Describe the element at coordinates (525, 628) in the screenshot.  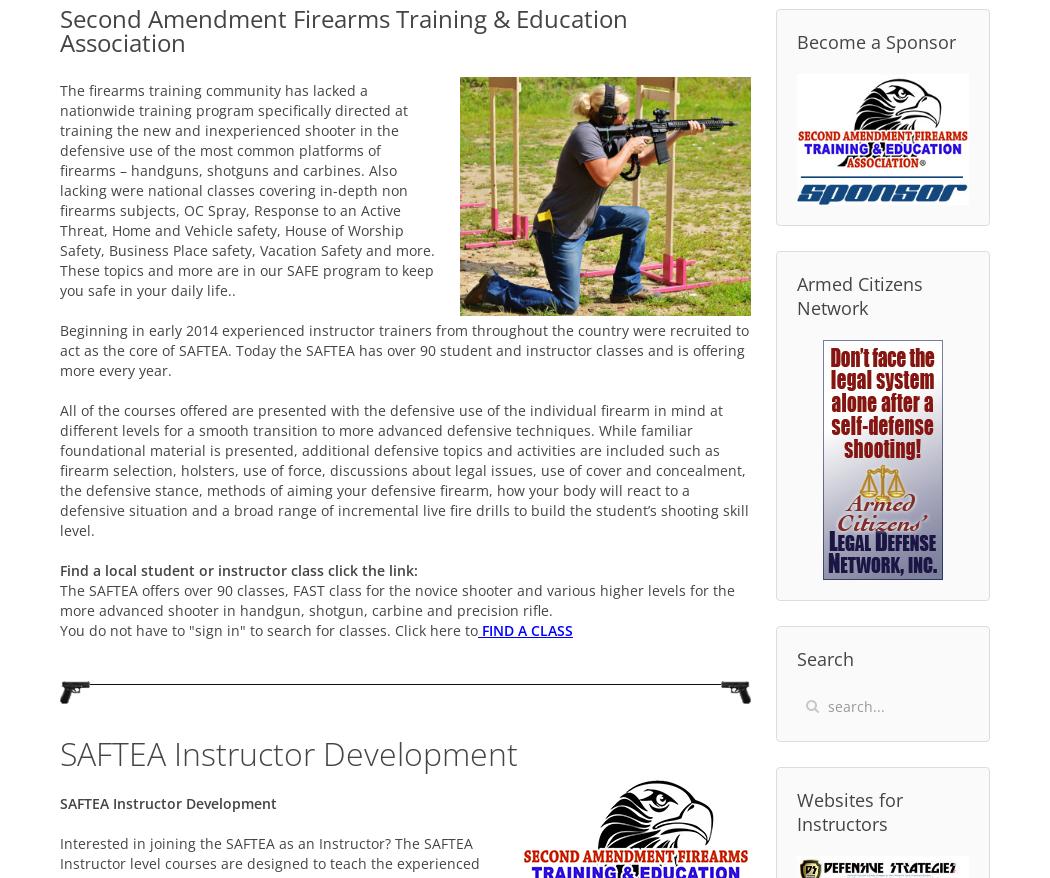
I see `'FIND A CLASS'` at that location.